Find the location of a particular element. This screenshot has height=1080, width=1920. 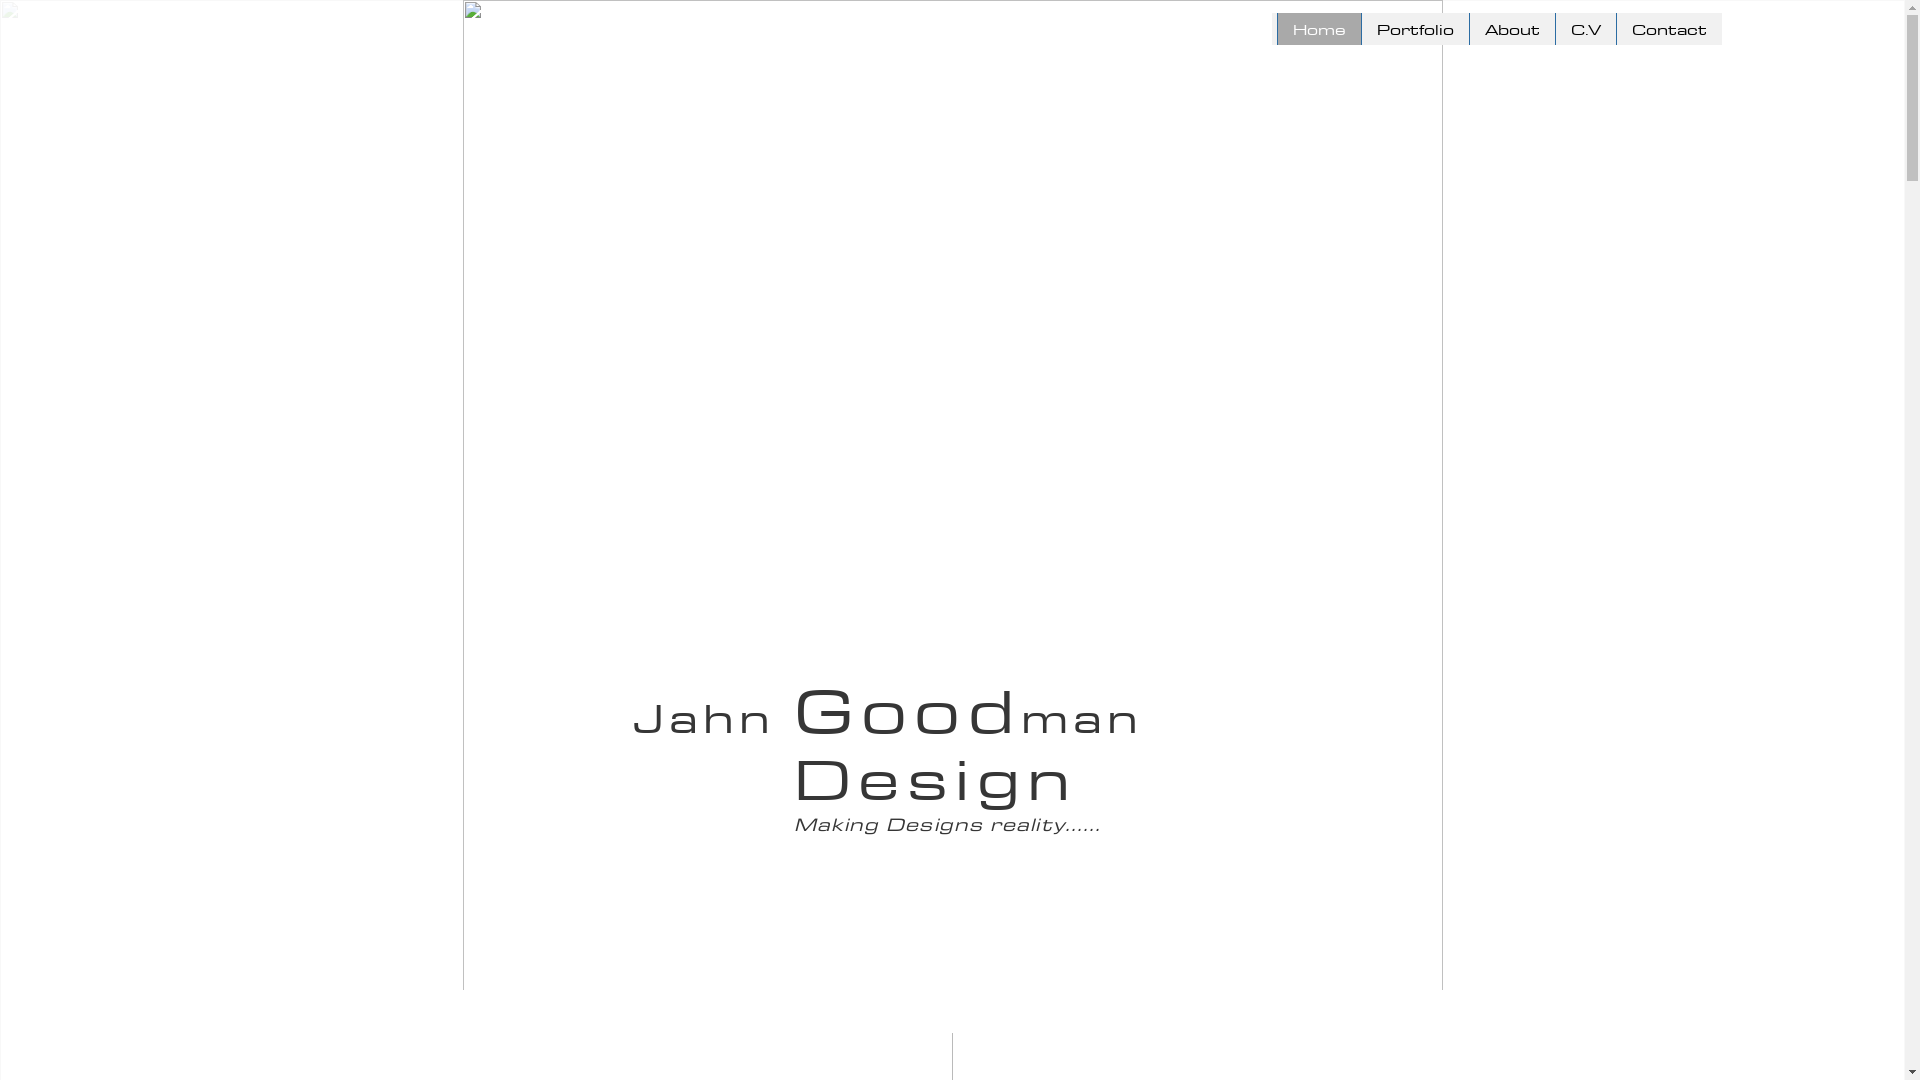

'Contact' is located at coordinates (1669, 29).